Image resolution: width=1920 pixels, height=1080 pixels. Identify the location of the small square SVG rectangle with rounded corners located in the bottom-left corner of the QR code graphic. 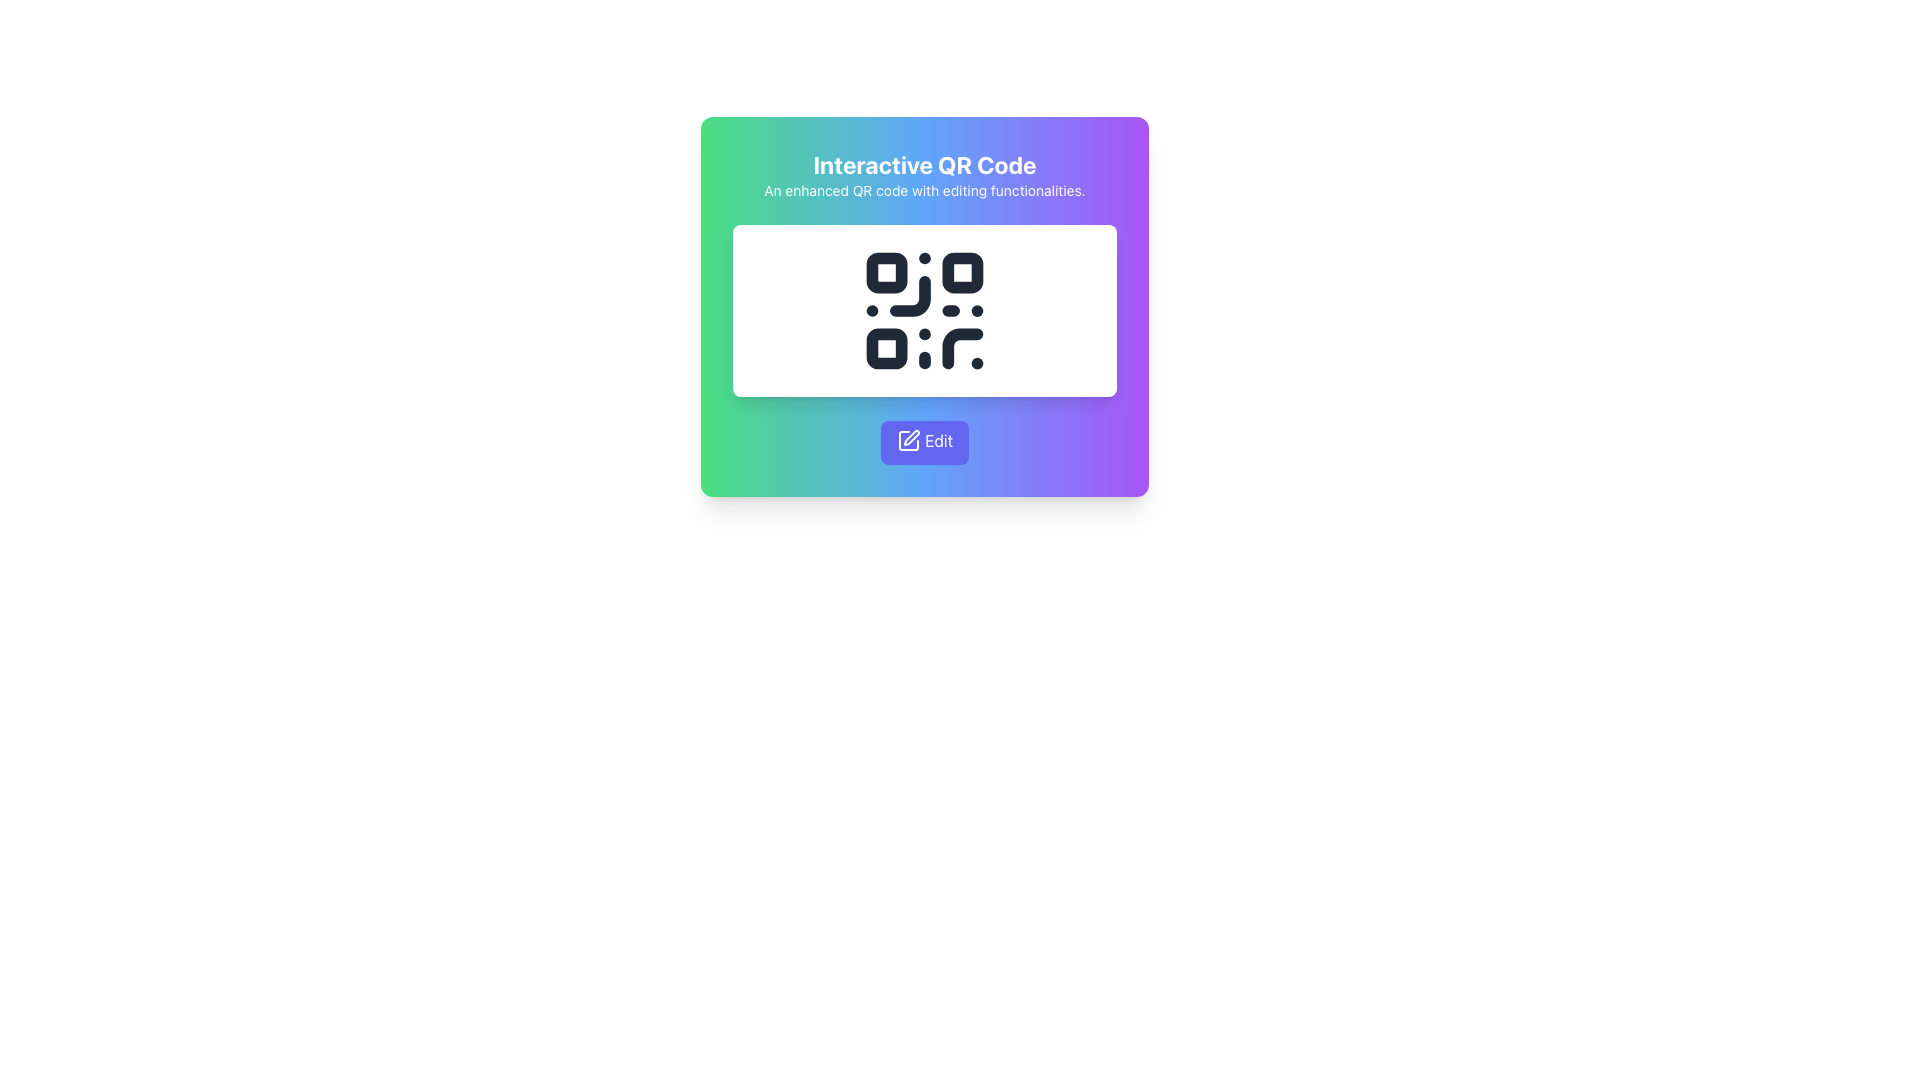
(886, 347).